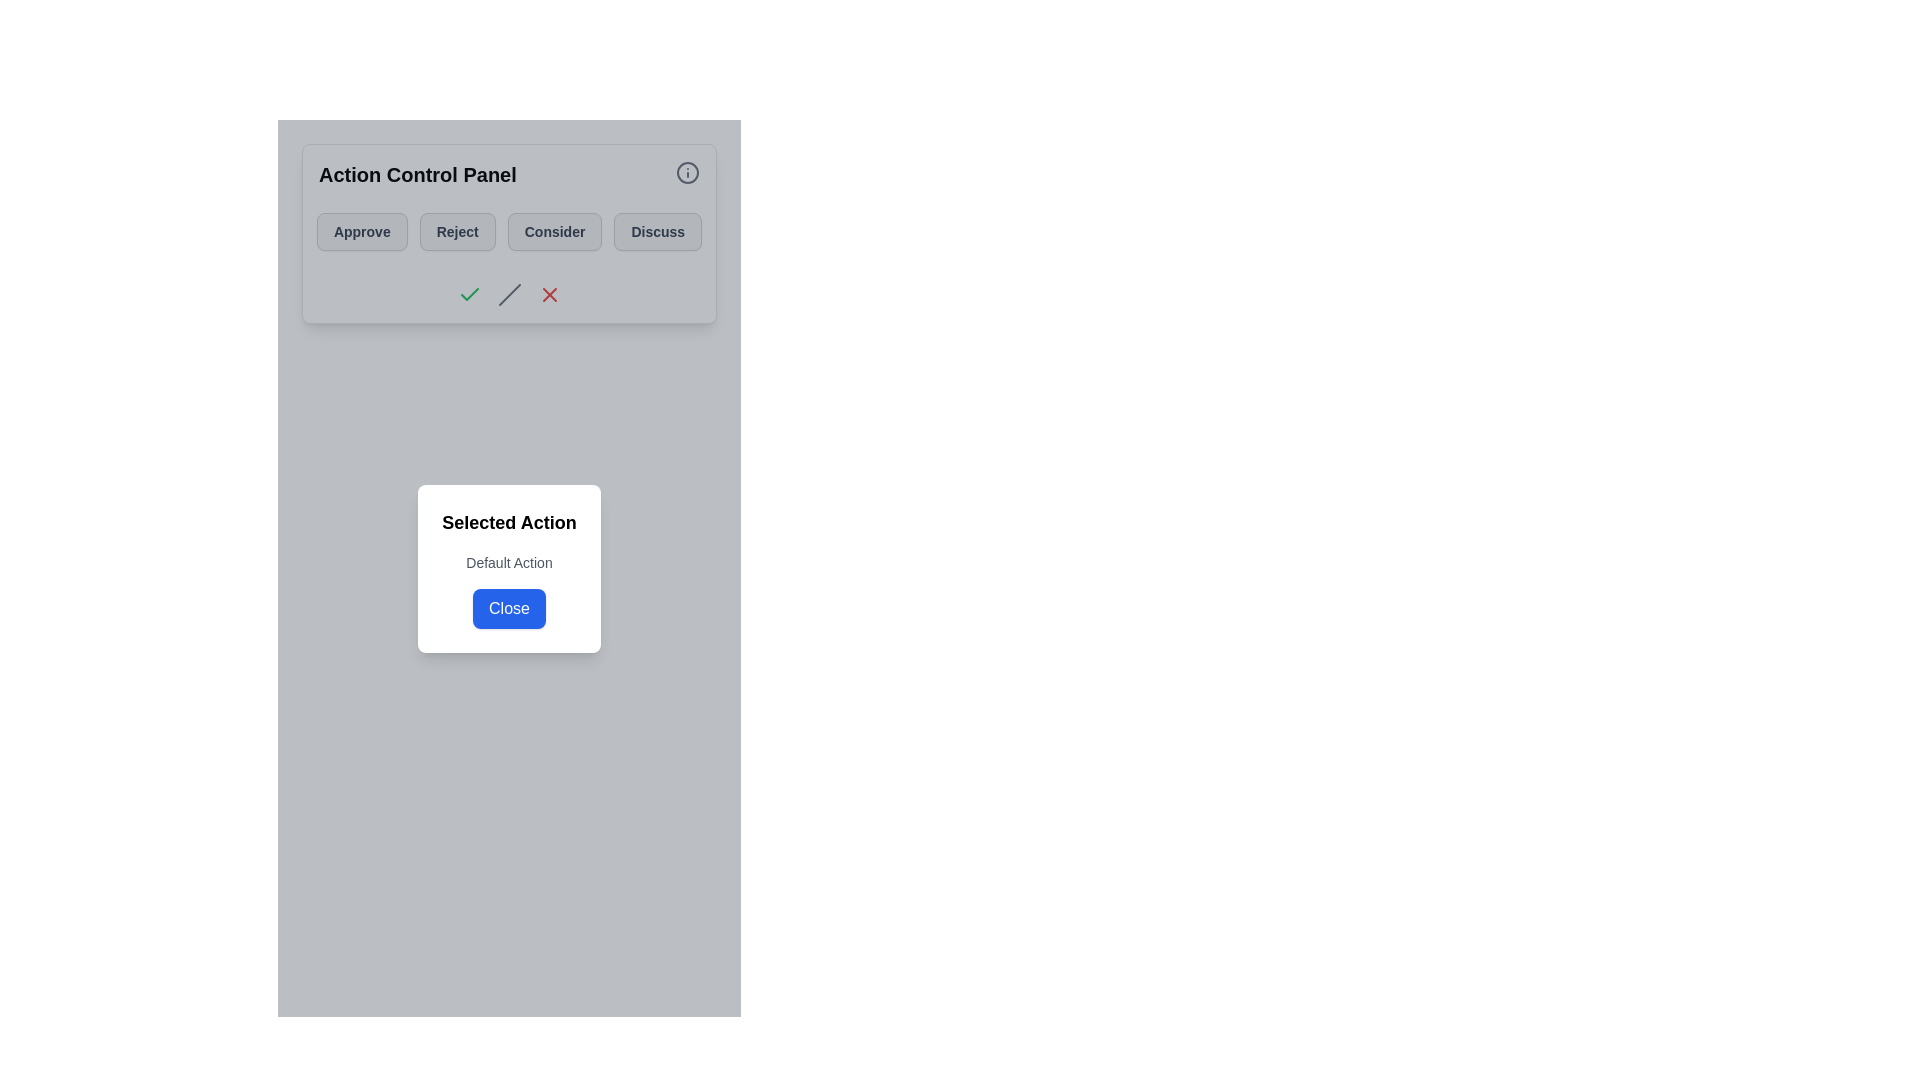  Describe the element at coordinates (509, 294) in the screenshot. I see `the diagonal line slash icon, which is the second icon in the icon panel located below the four labeled buttons (Approve, Reject, Consider, Discuss) in the 'Action Control Panel' UI section` at that location.